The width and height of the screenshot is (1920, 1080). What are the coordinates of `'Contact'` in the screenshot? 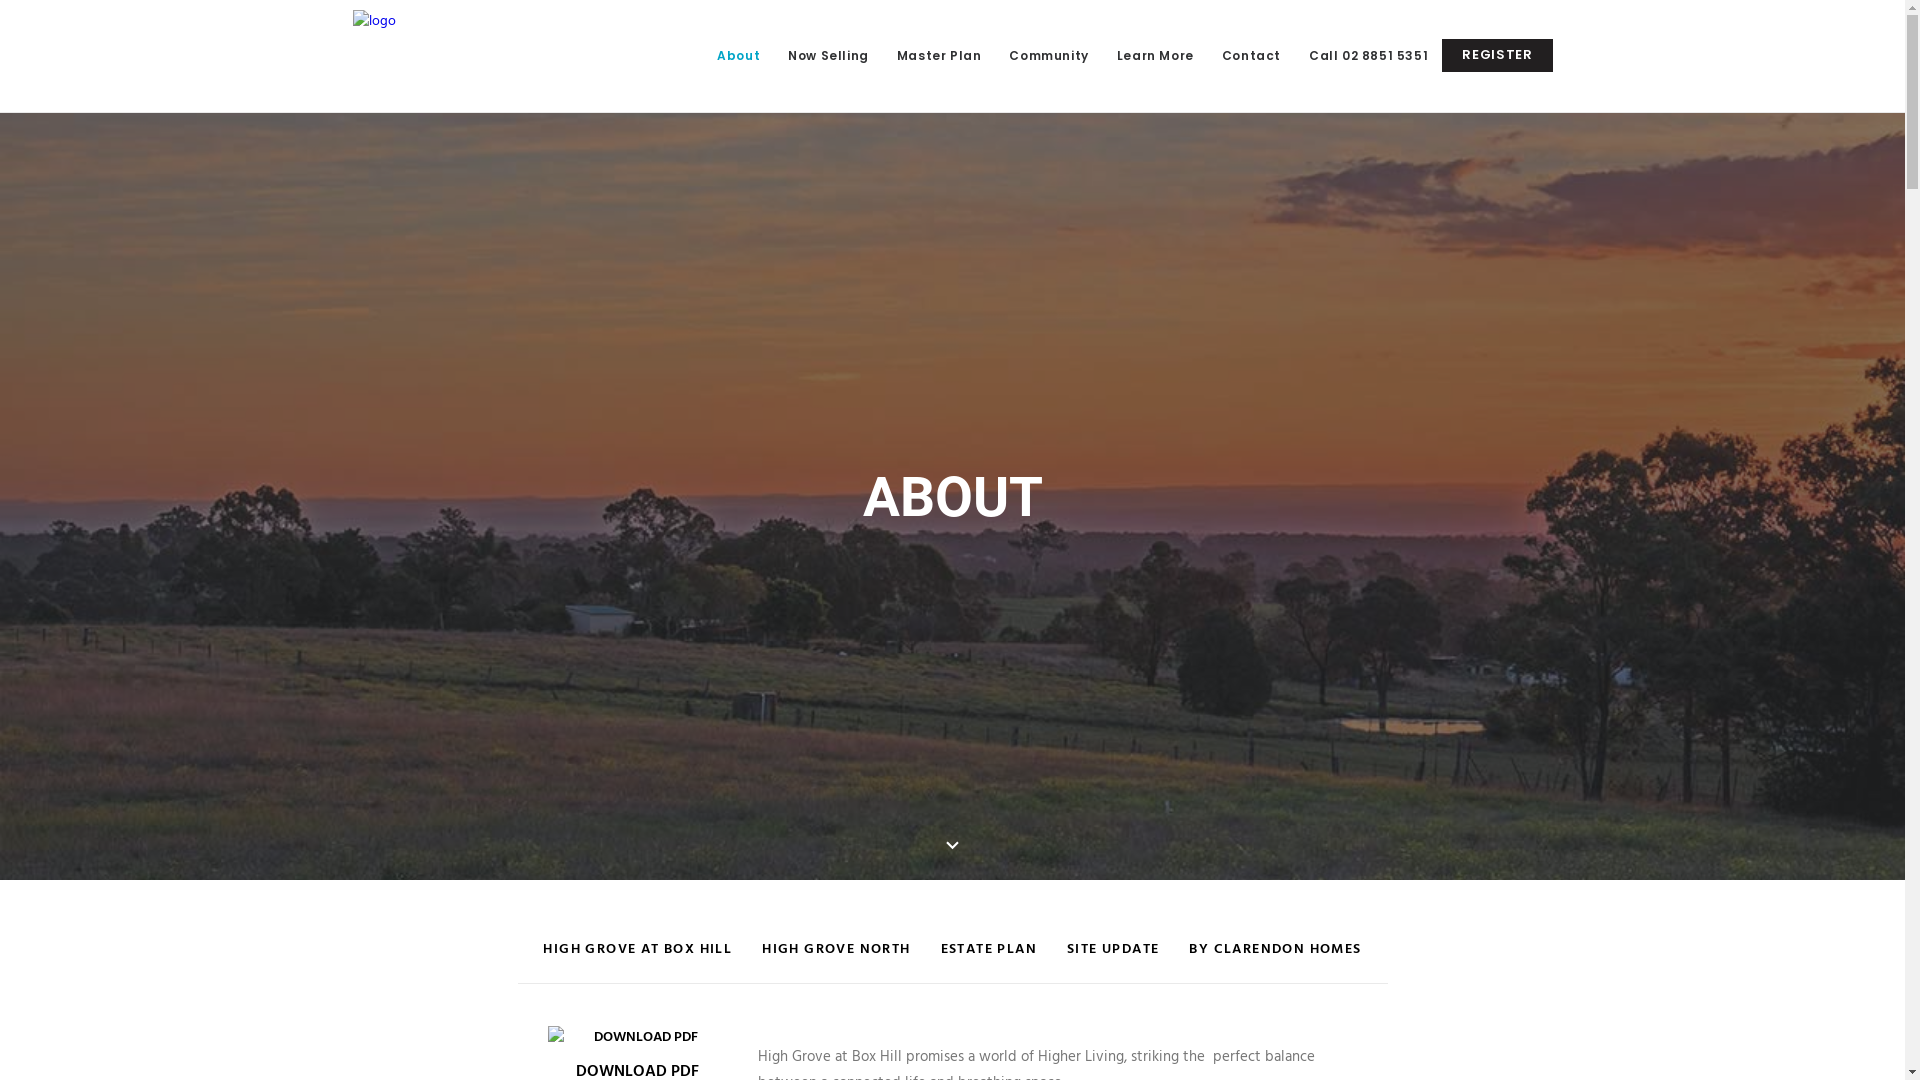 It's located at (1250, 55).